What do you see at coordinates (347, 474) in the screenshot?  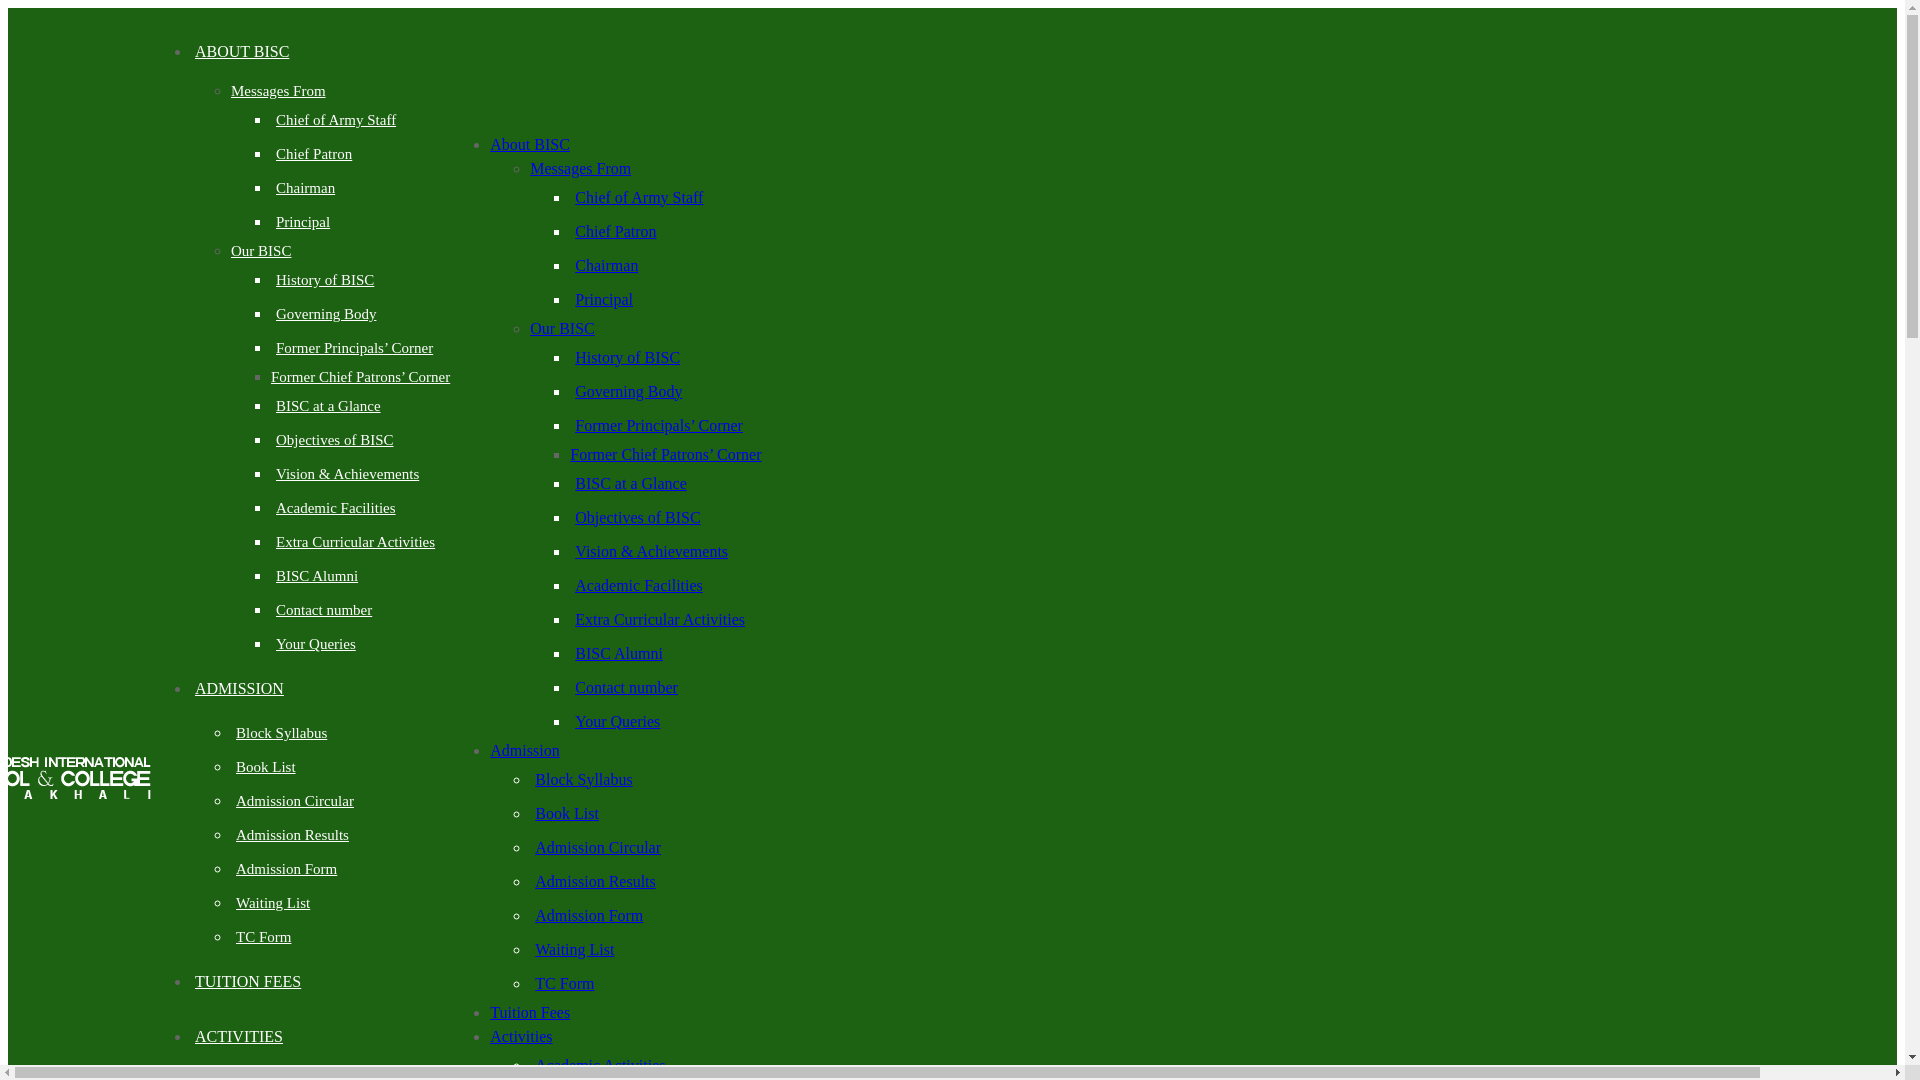 I see `'Vision & Achievements'` at bounding box center [347, 474].